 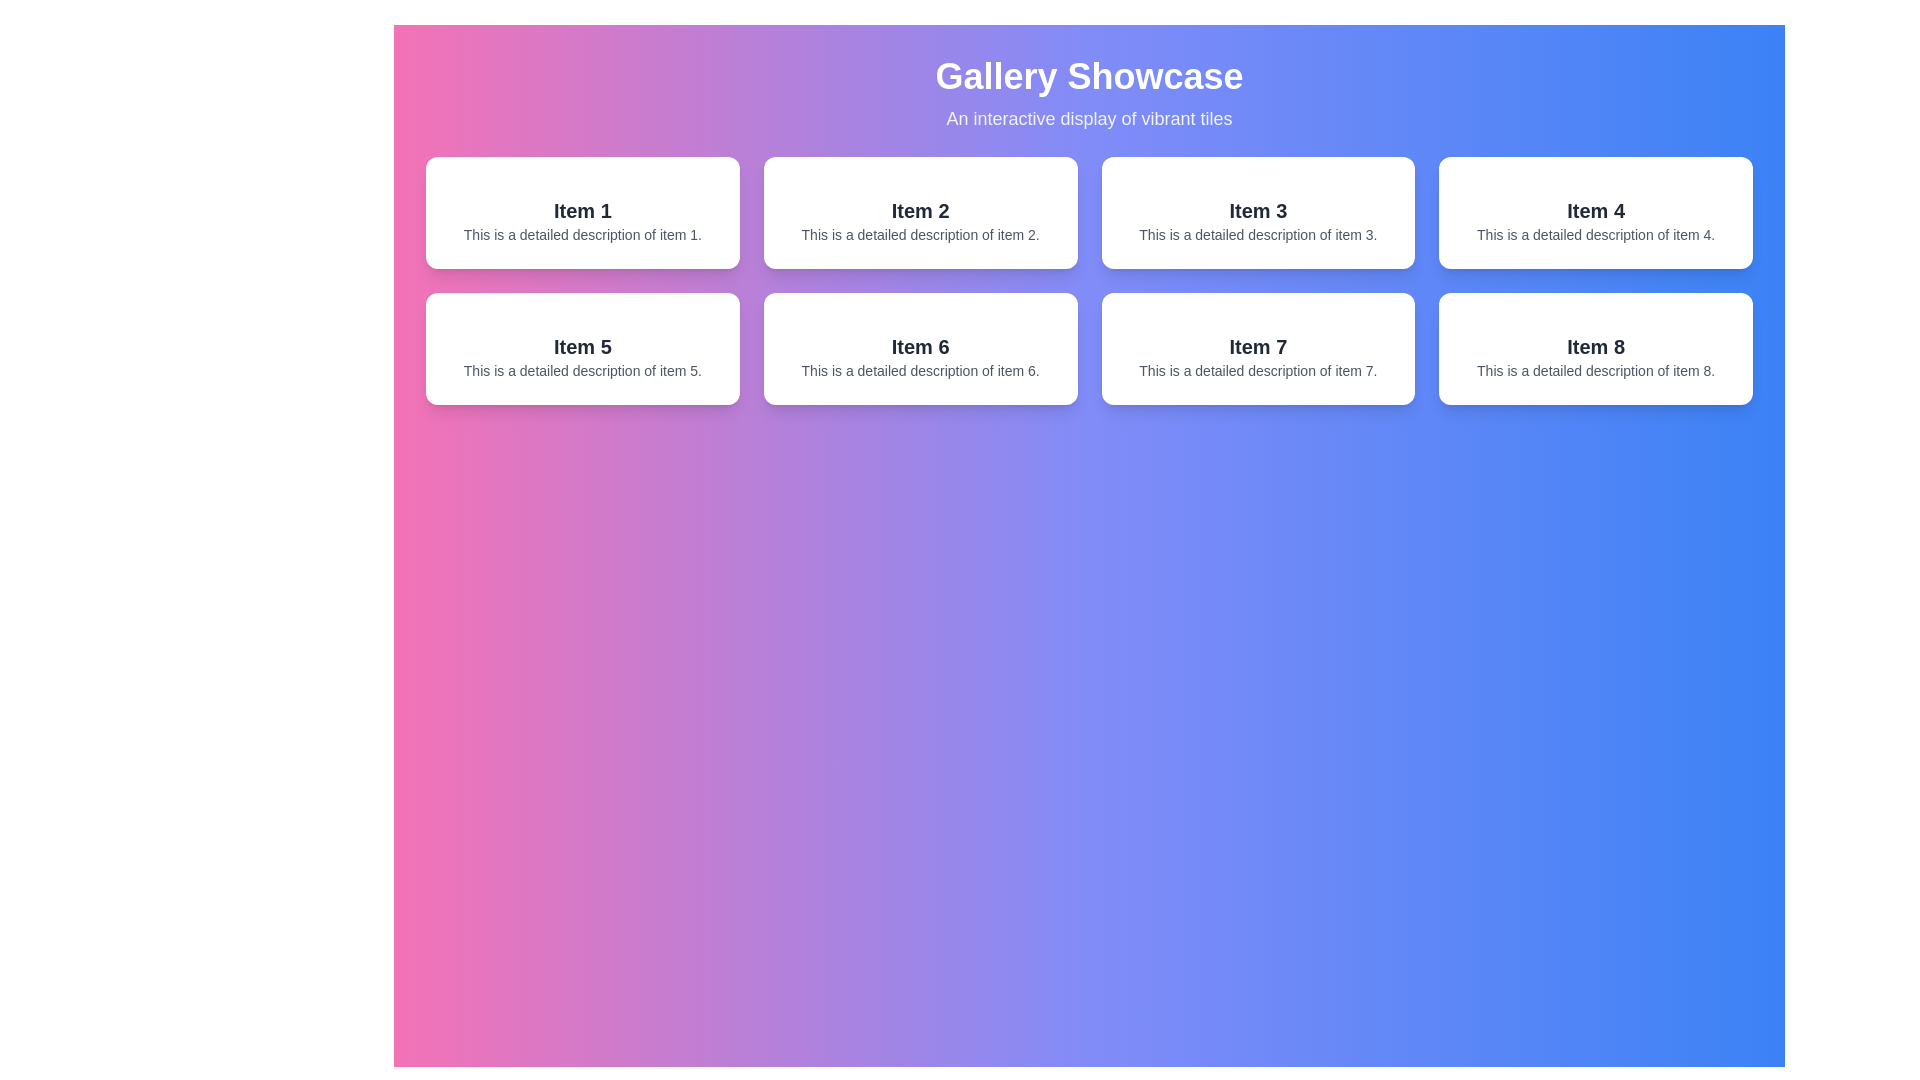 What do you see at coordinates (581, 211) in the screenshot?
I see `text from the heading-style label that says 'Item 1', which is bold and larger than surrounding text, located at the top center of its containing box` at bounding box center [581, 211].